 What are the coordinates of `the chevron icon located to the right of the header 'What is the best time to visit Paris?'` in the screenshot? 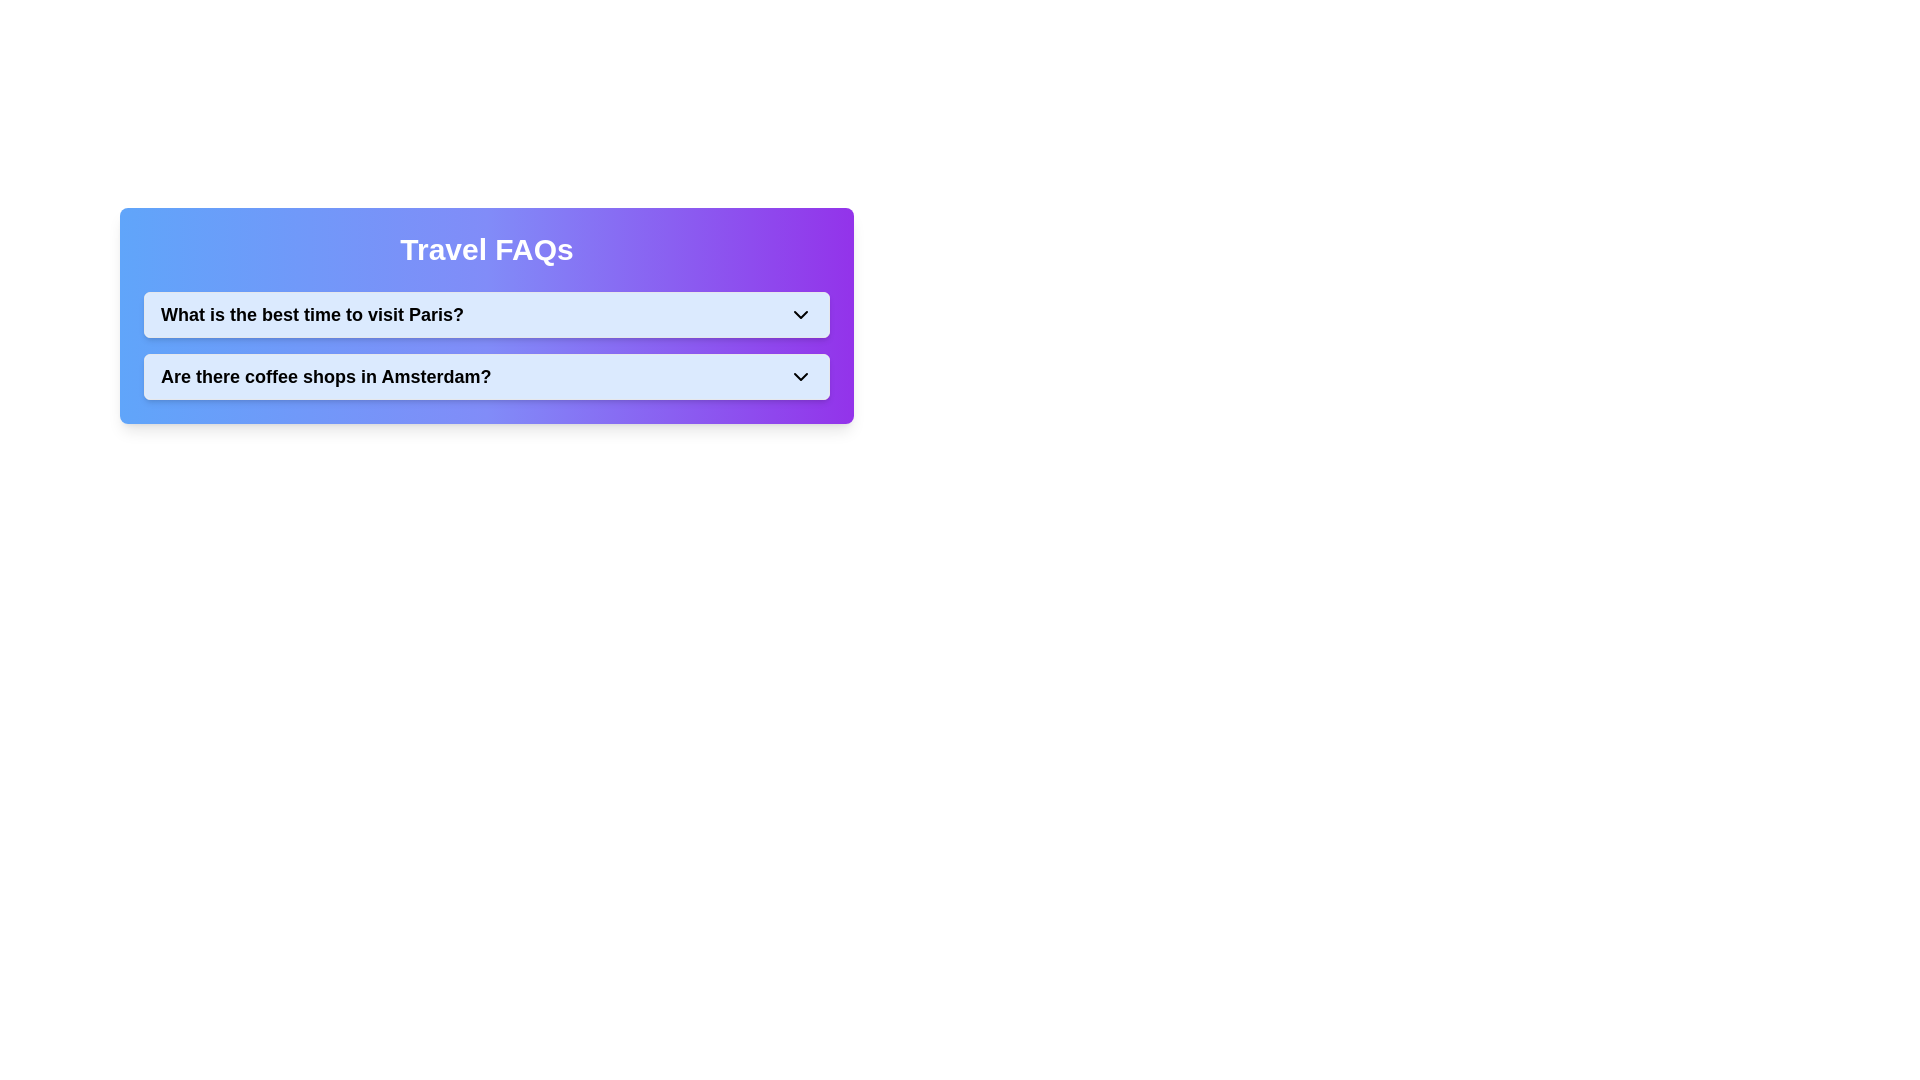 It's located at (801, 315).